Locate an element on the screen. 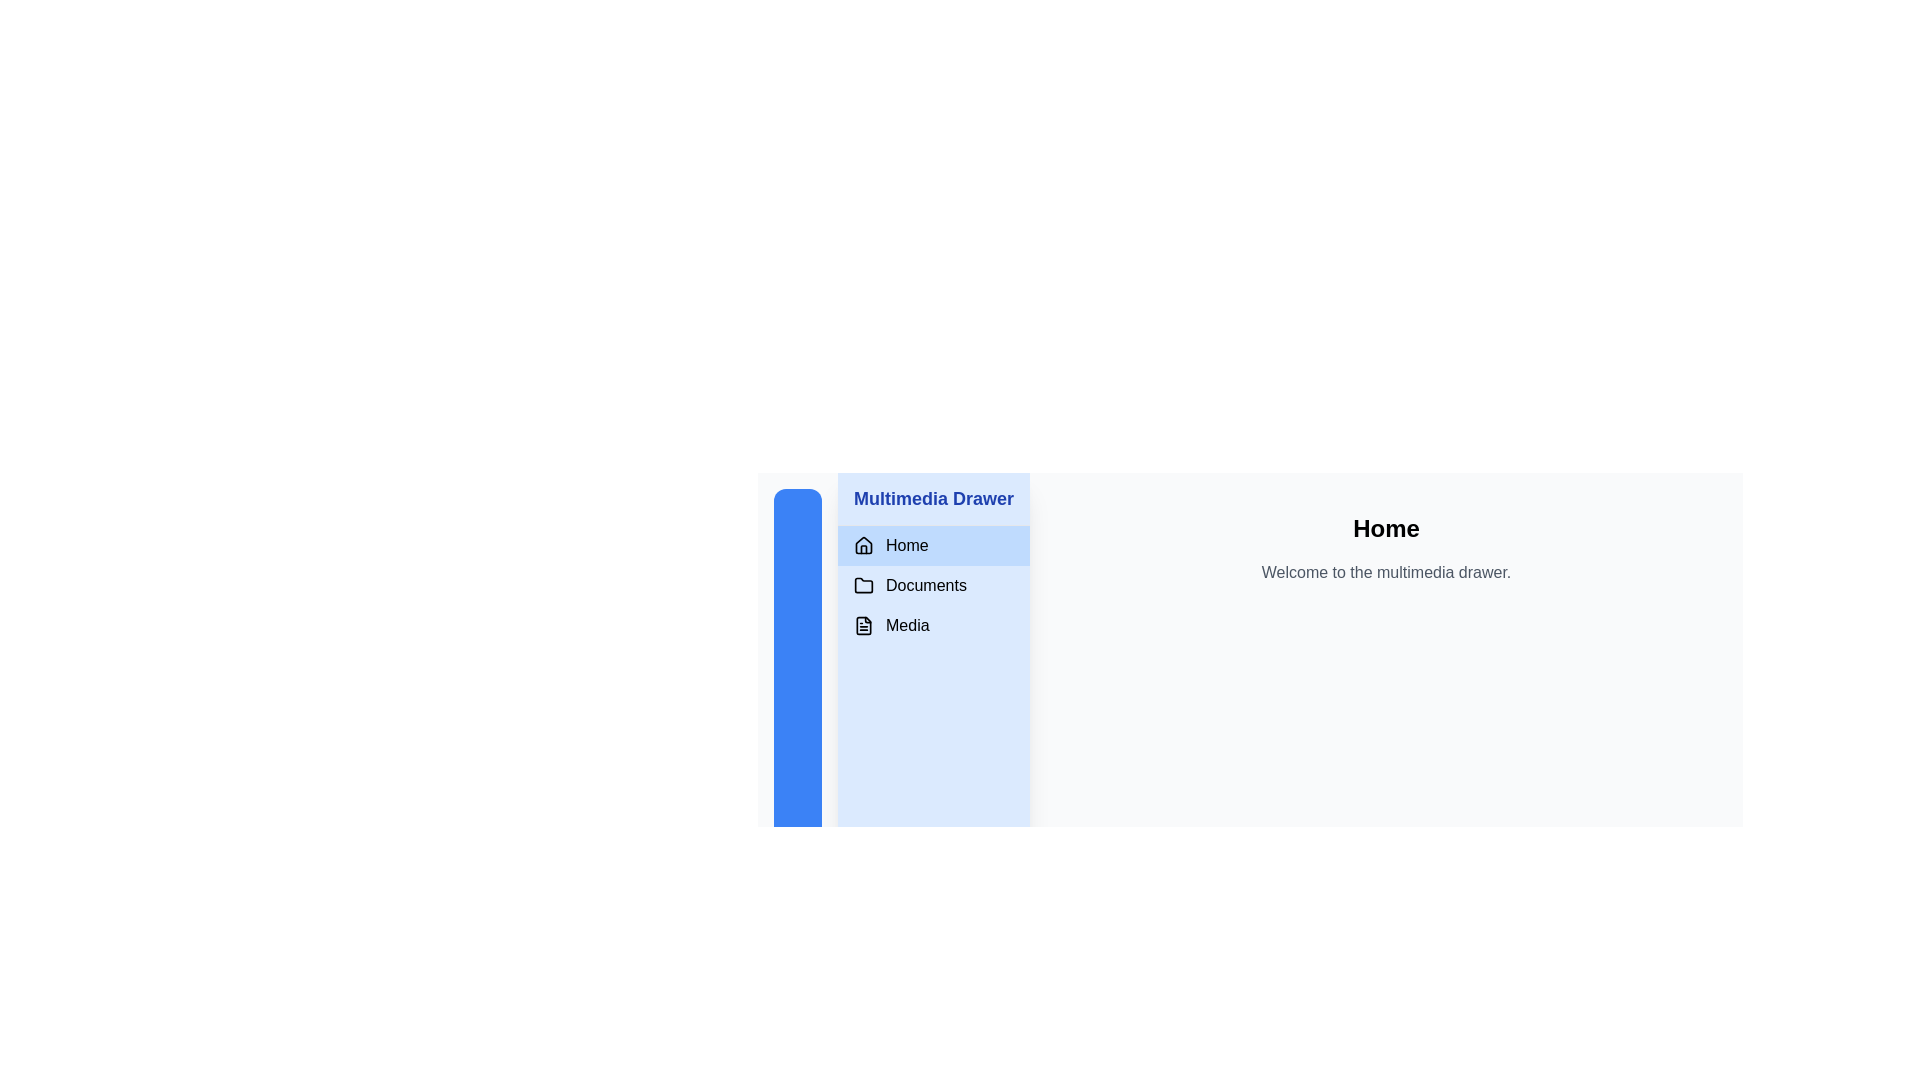 The width and height of the screenshot is (1920, 1080). the 'Documents' navigation link located in the sidebar with a light blue background is located at coordinates (933, 585).